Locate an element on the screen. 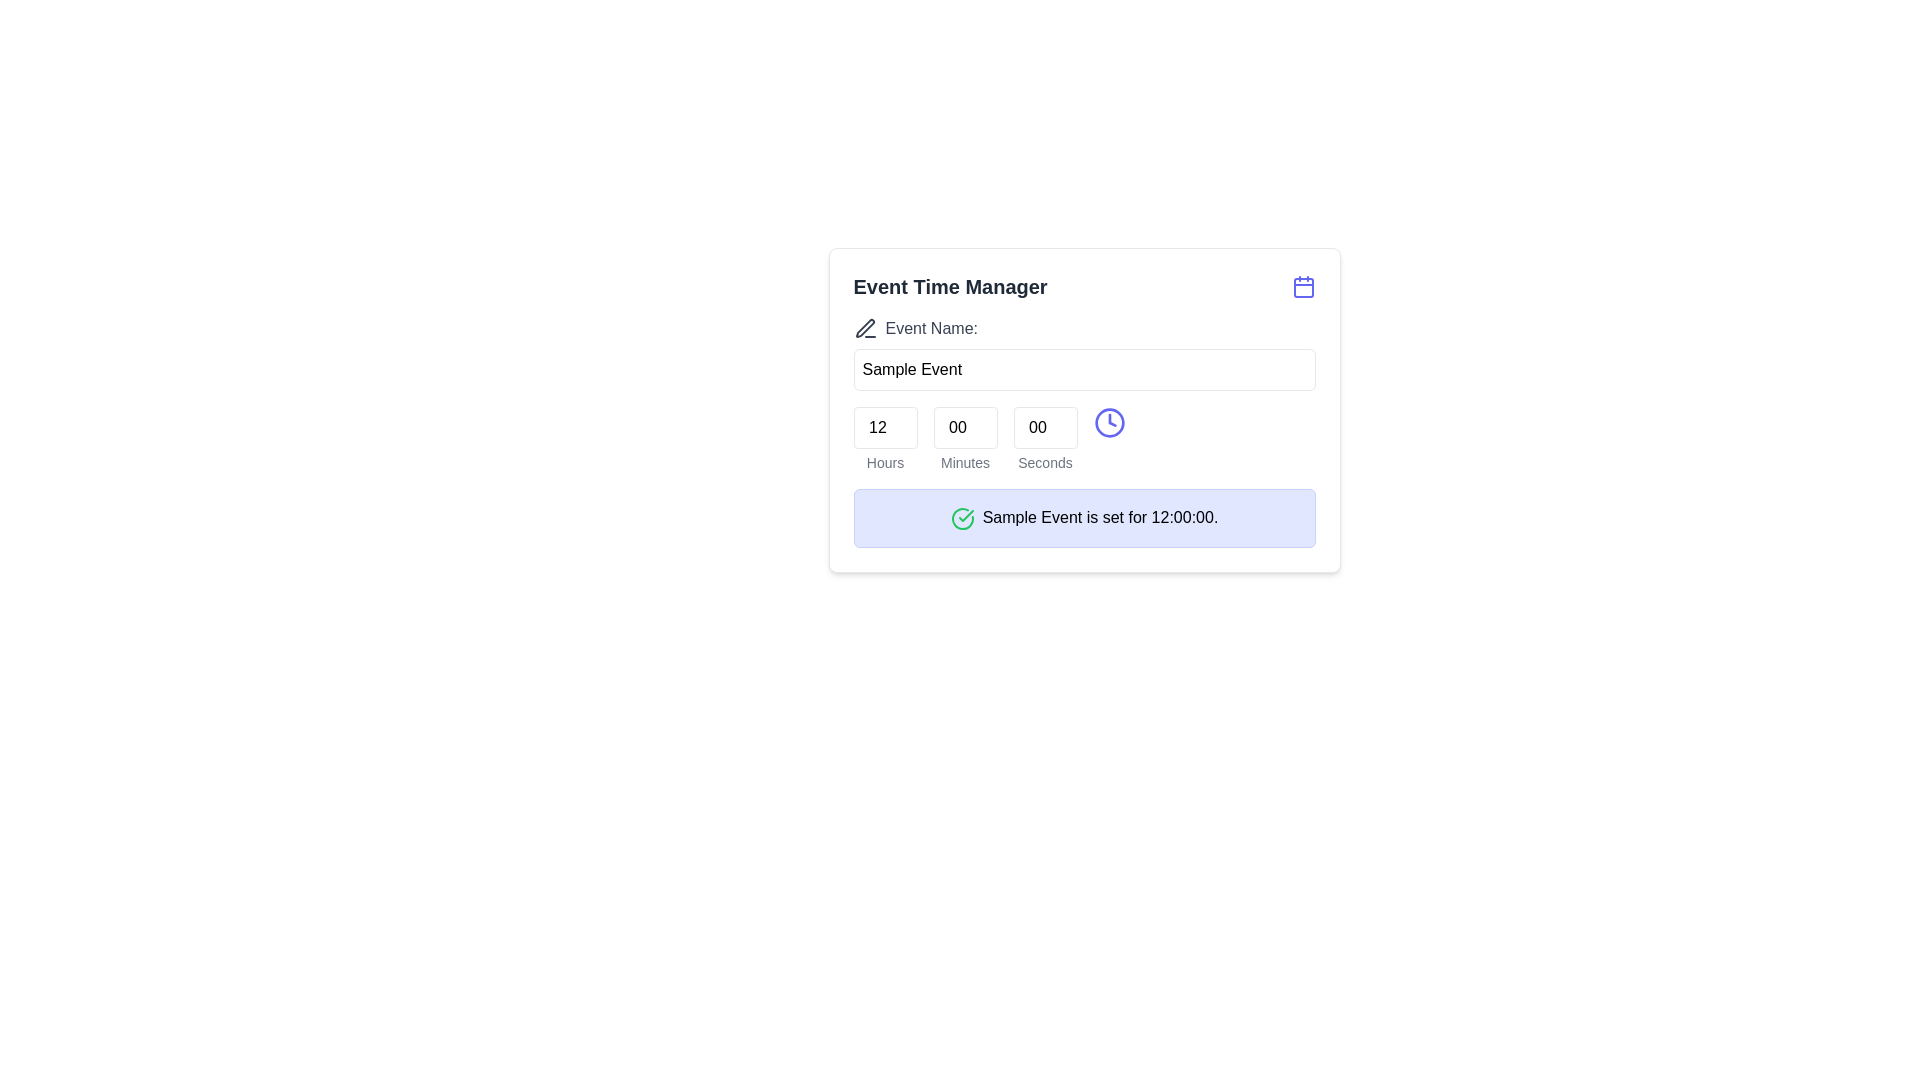  the confirmation success icon, which visually represents a checkmark inside a circular icon in the notification block of the event manager card is located at coordinates (966, 514).